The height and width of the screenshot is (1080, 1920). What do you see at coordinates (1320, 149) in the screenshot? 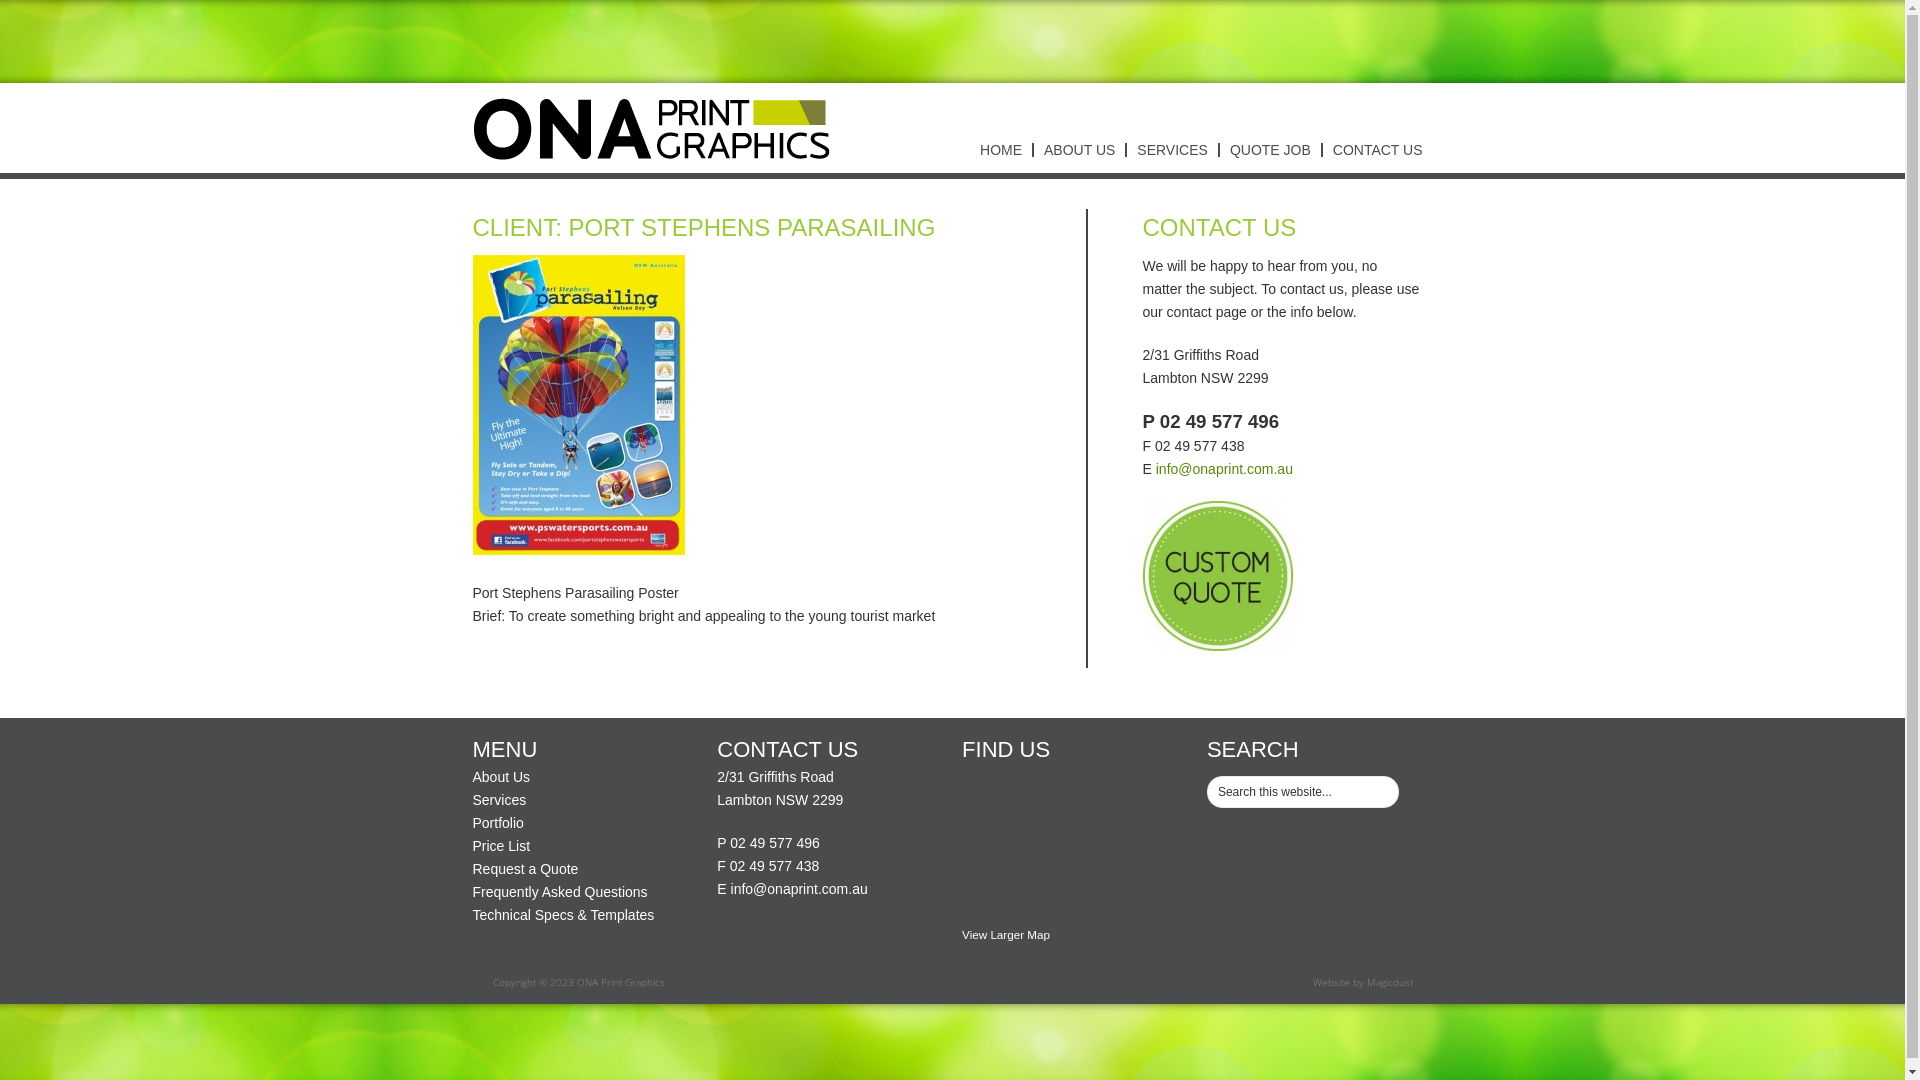
I see `'CONTACT US'` at bounding box center [1320, 149].